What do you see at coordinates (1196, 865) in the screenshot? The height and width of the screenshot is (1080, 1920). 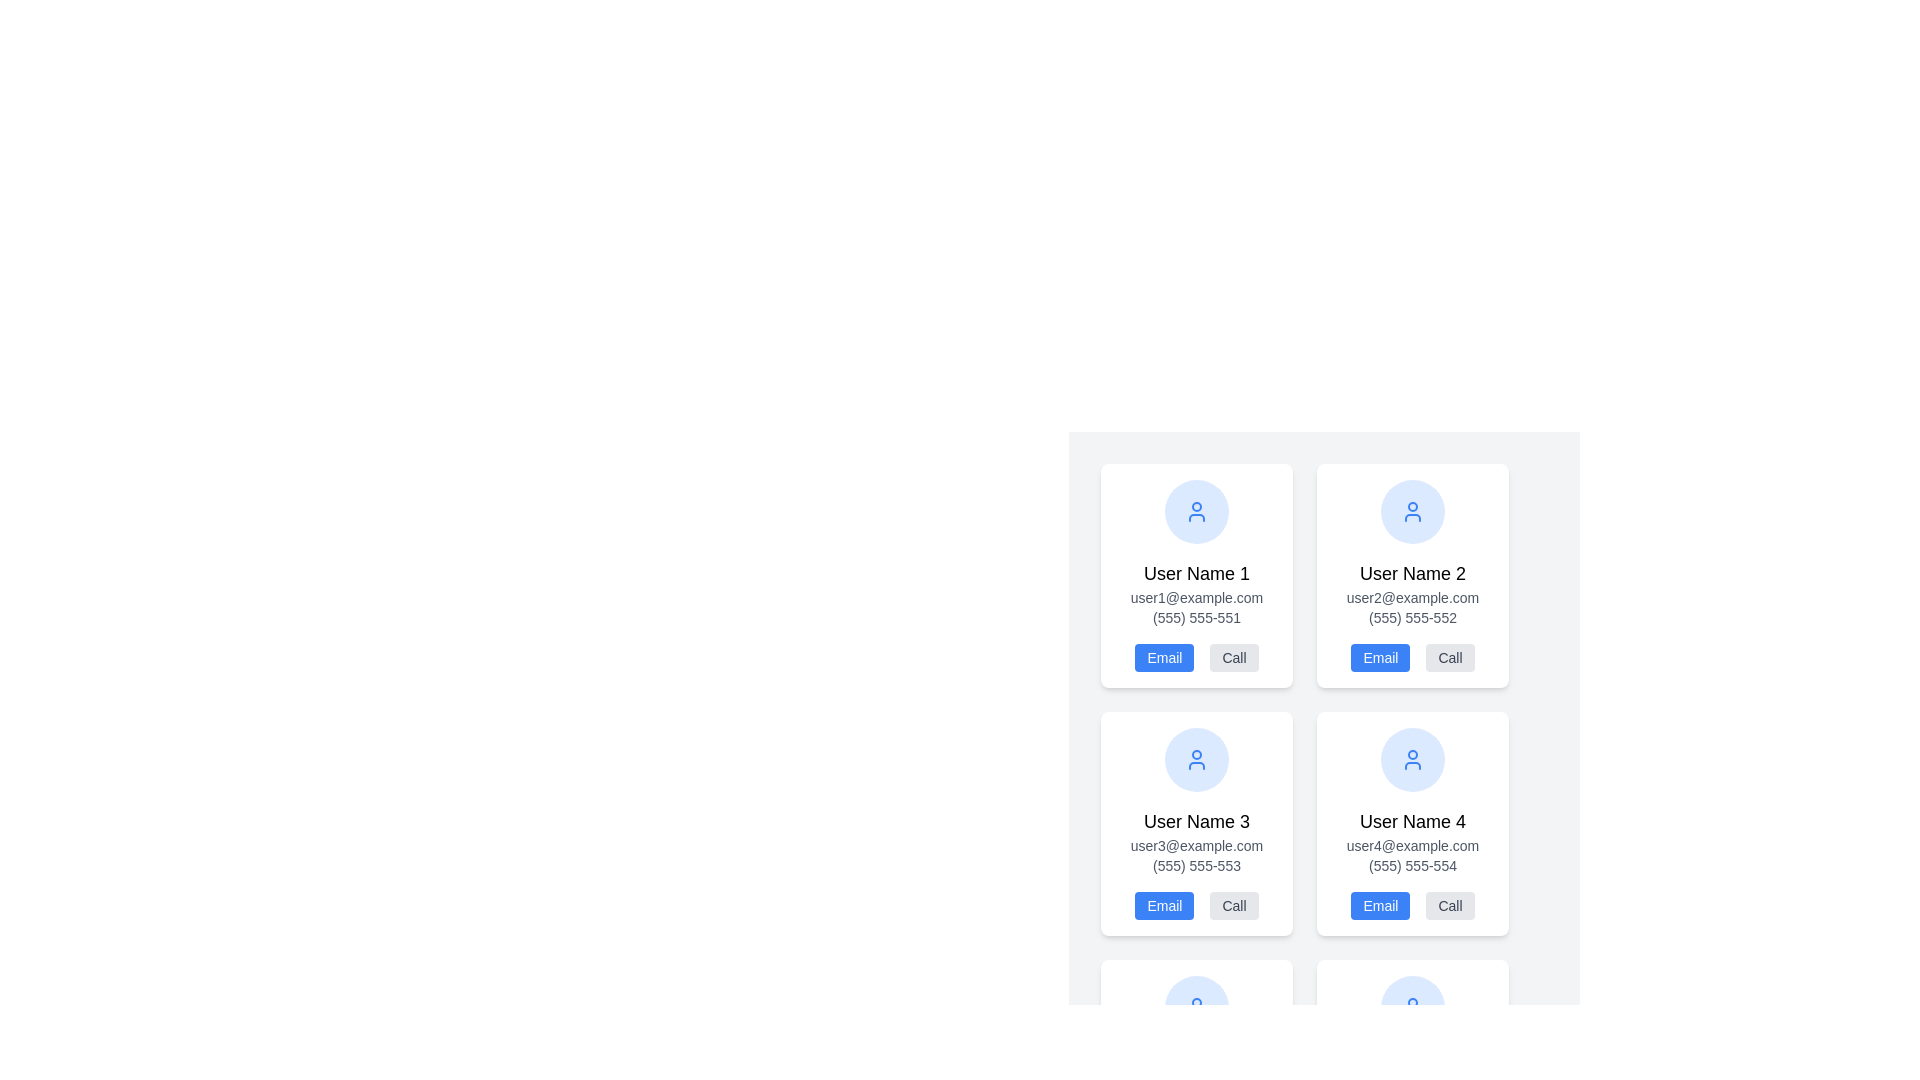 I see `the static text displaying the phone number '(555) 555-553', which is located in the 'User Name 3' card, below the email address 'user3@example.com'` at bounding box center [1196, 865].